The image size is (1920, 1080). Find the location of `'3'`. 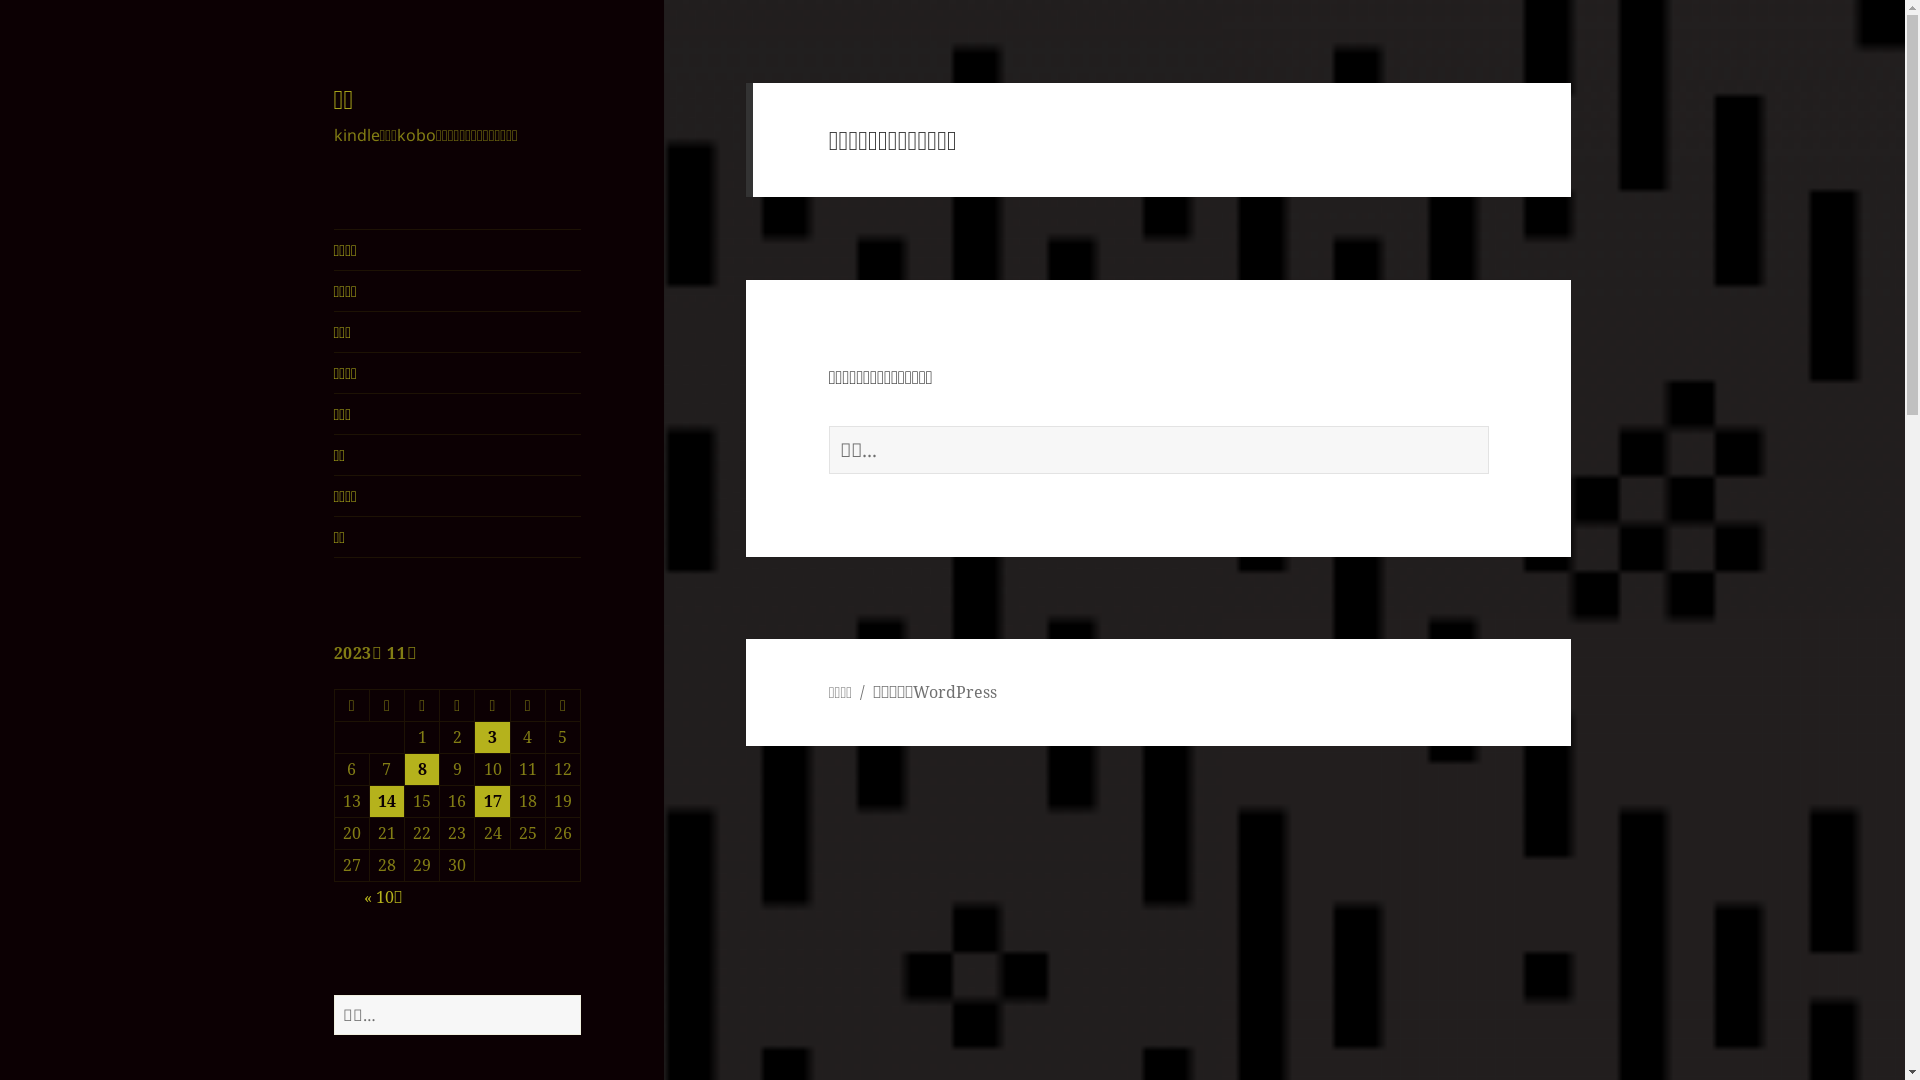

'3' is located at coordinates (491, 737).